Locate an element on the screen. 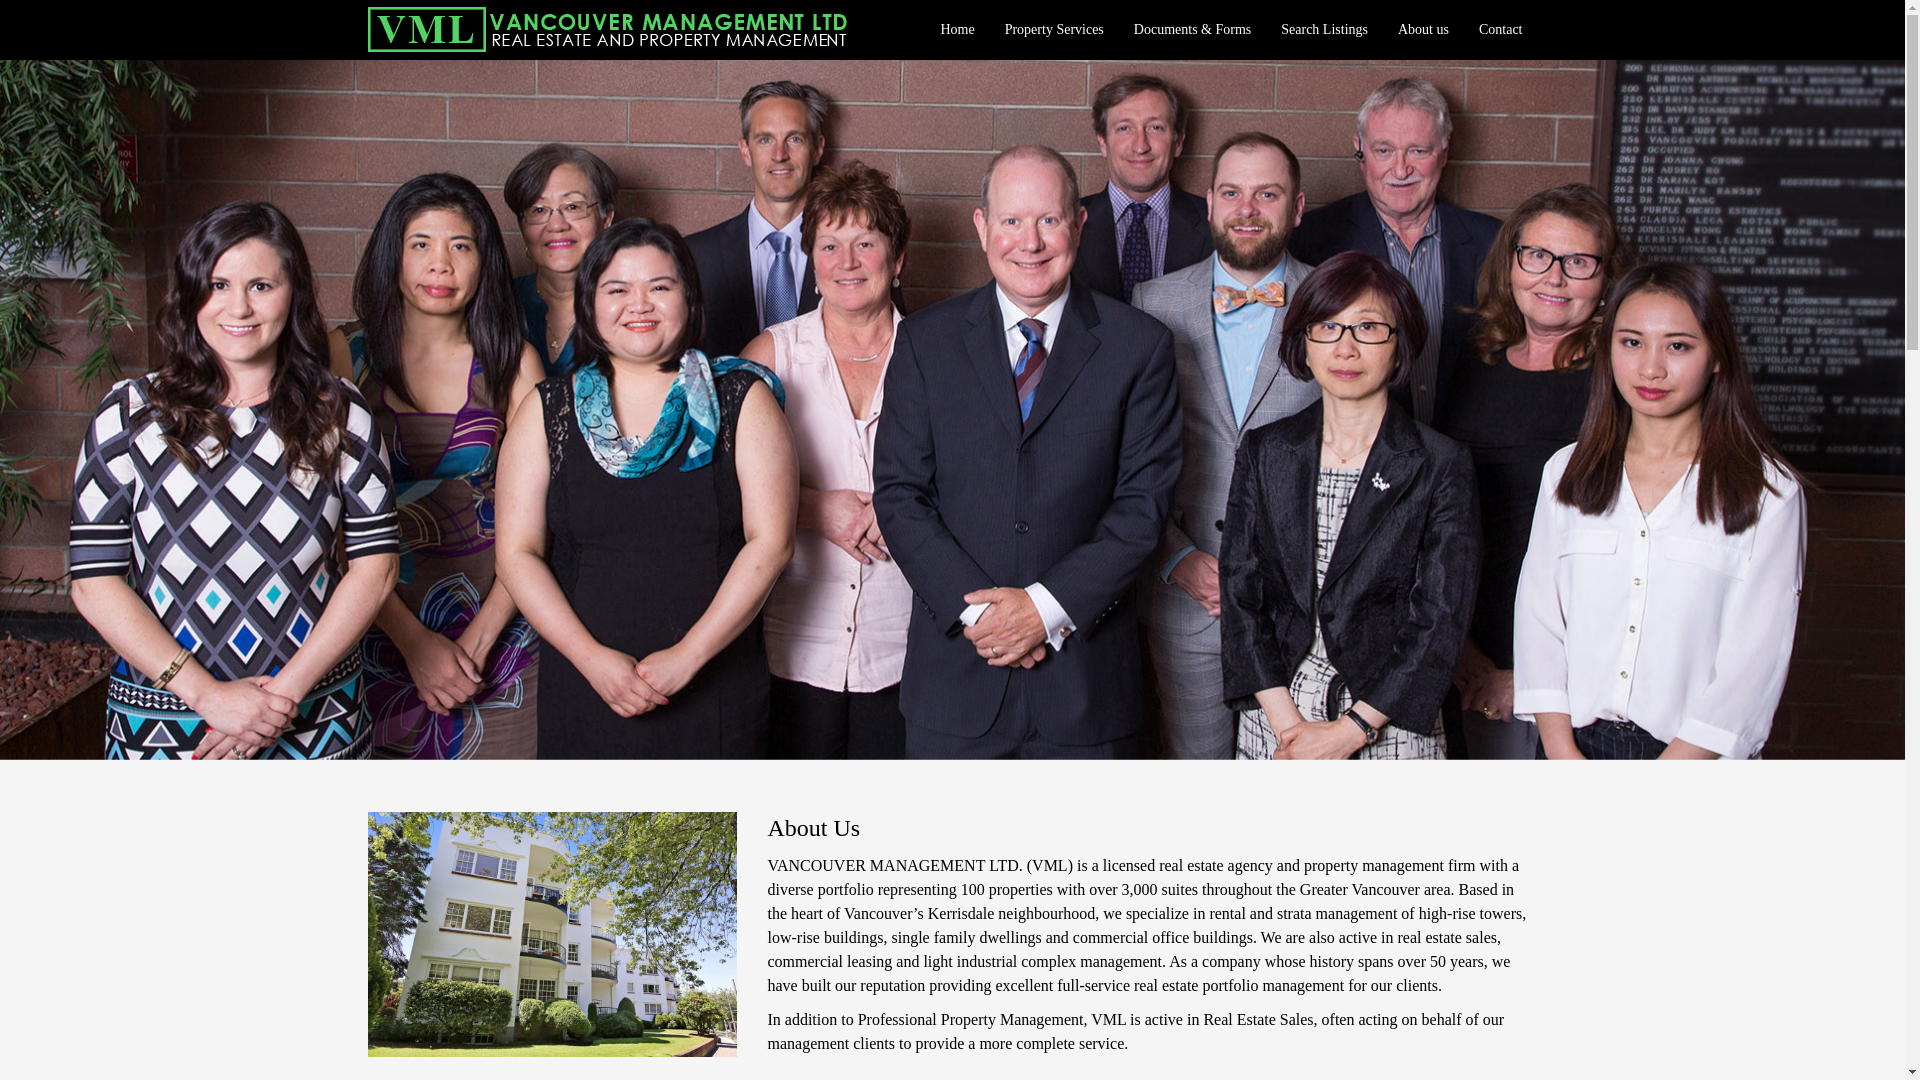 This screenshot has height=1080, width=1920. 'Contact' is located at coordinates (1501, 30).